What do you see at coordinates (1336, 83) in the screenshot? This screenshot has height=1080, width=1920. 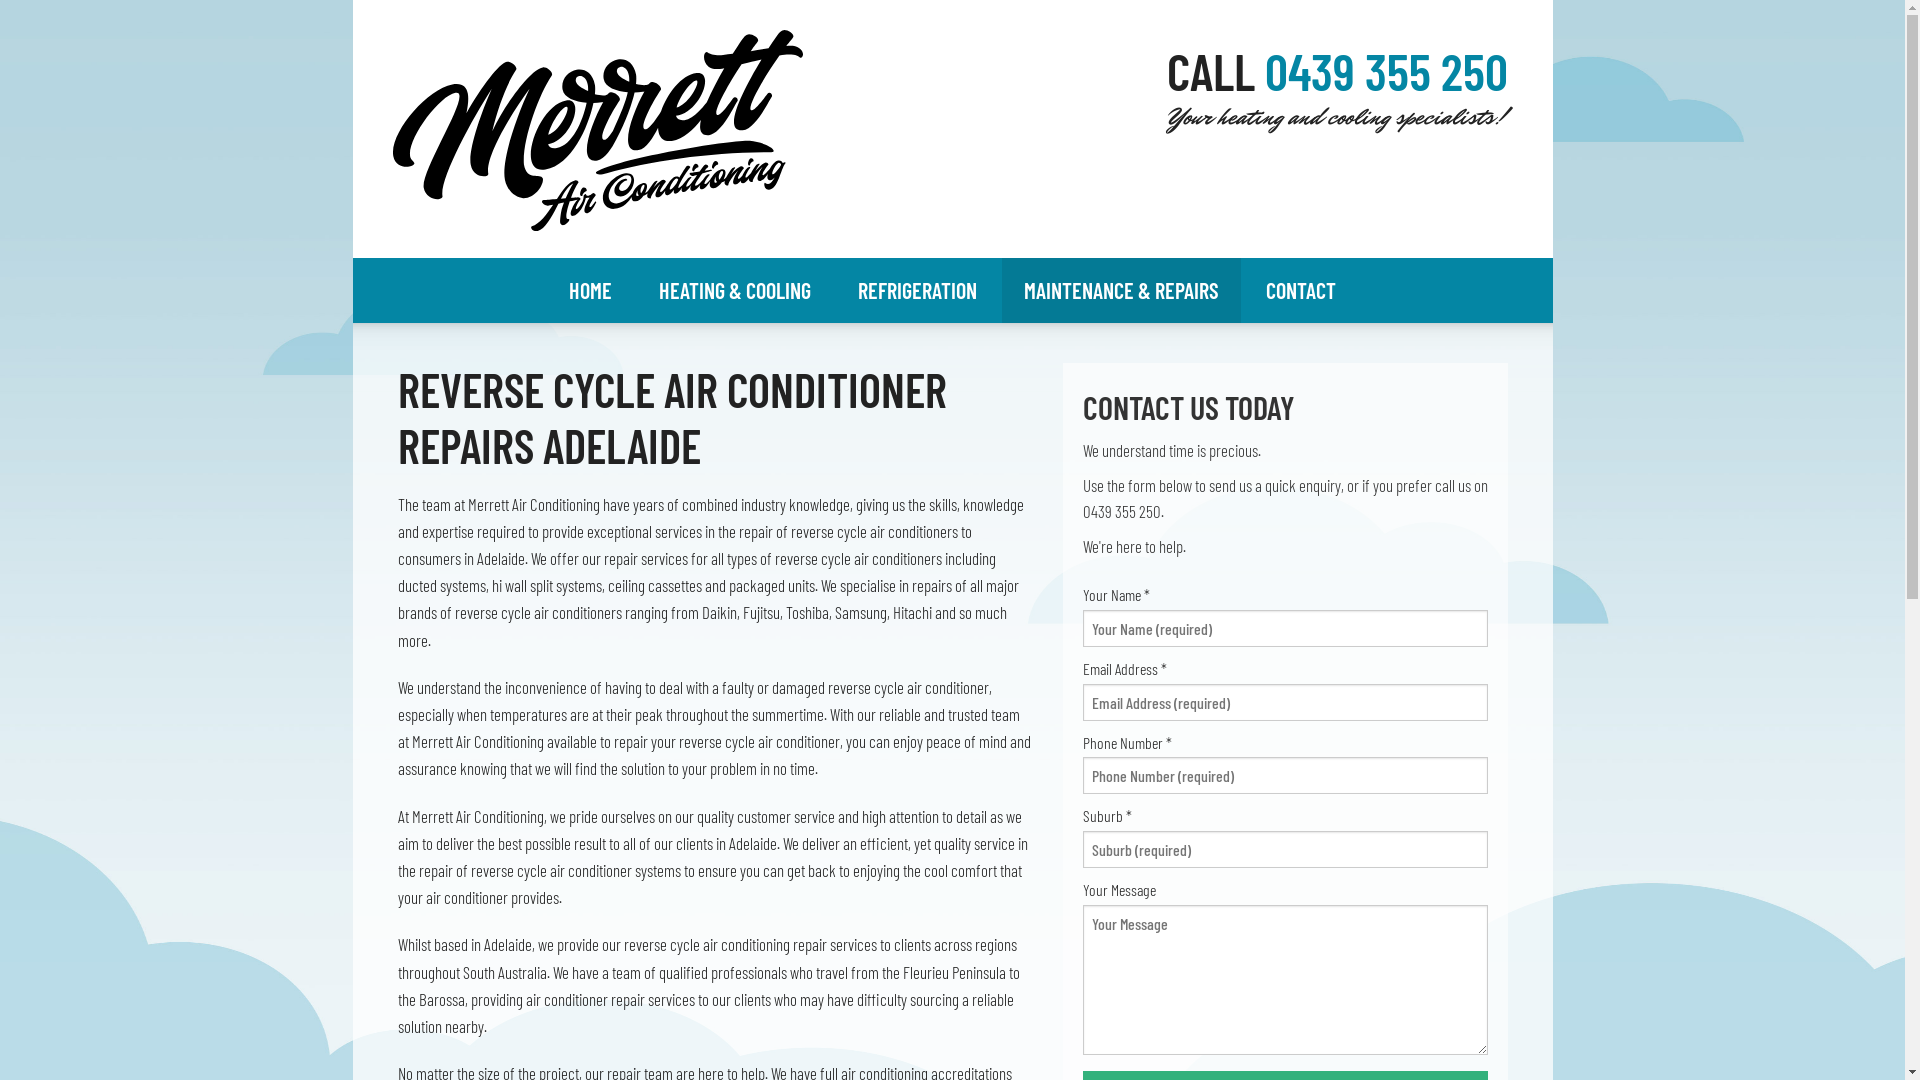 I see `'CALL 0439 355 250'` at bounding box center [1336, 83].